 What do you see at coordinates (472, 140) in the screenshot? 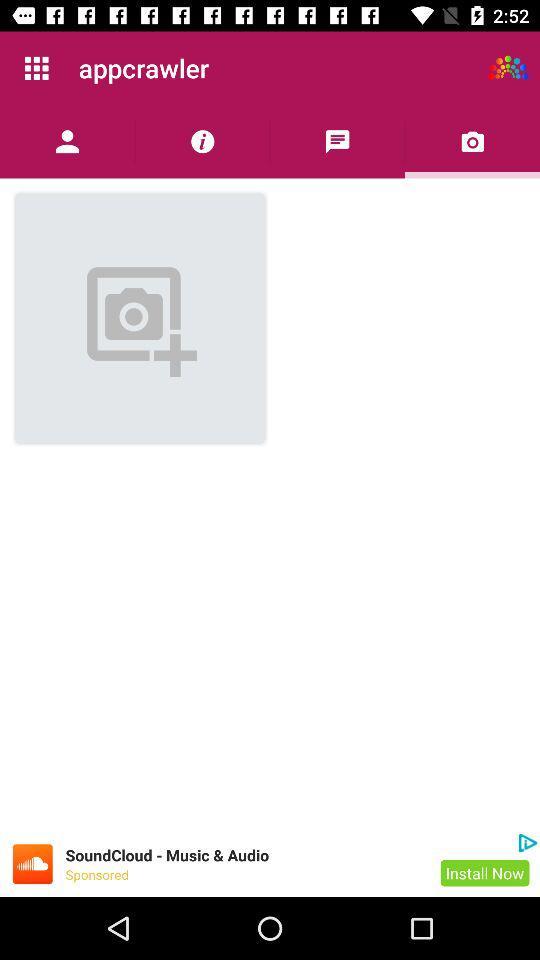
I see `camera` at bounding box center [472, 140].